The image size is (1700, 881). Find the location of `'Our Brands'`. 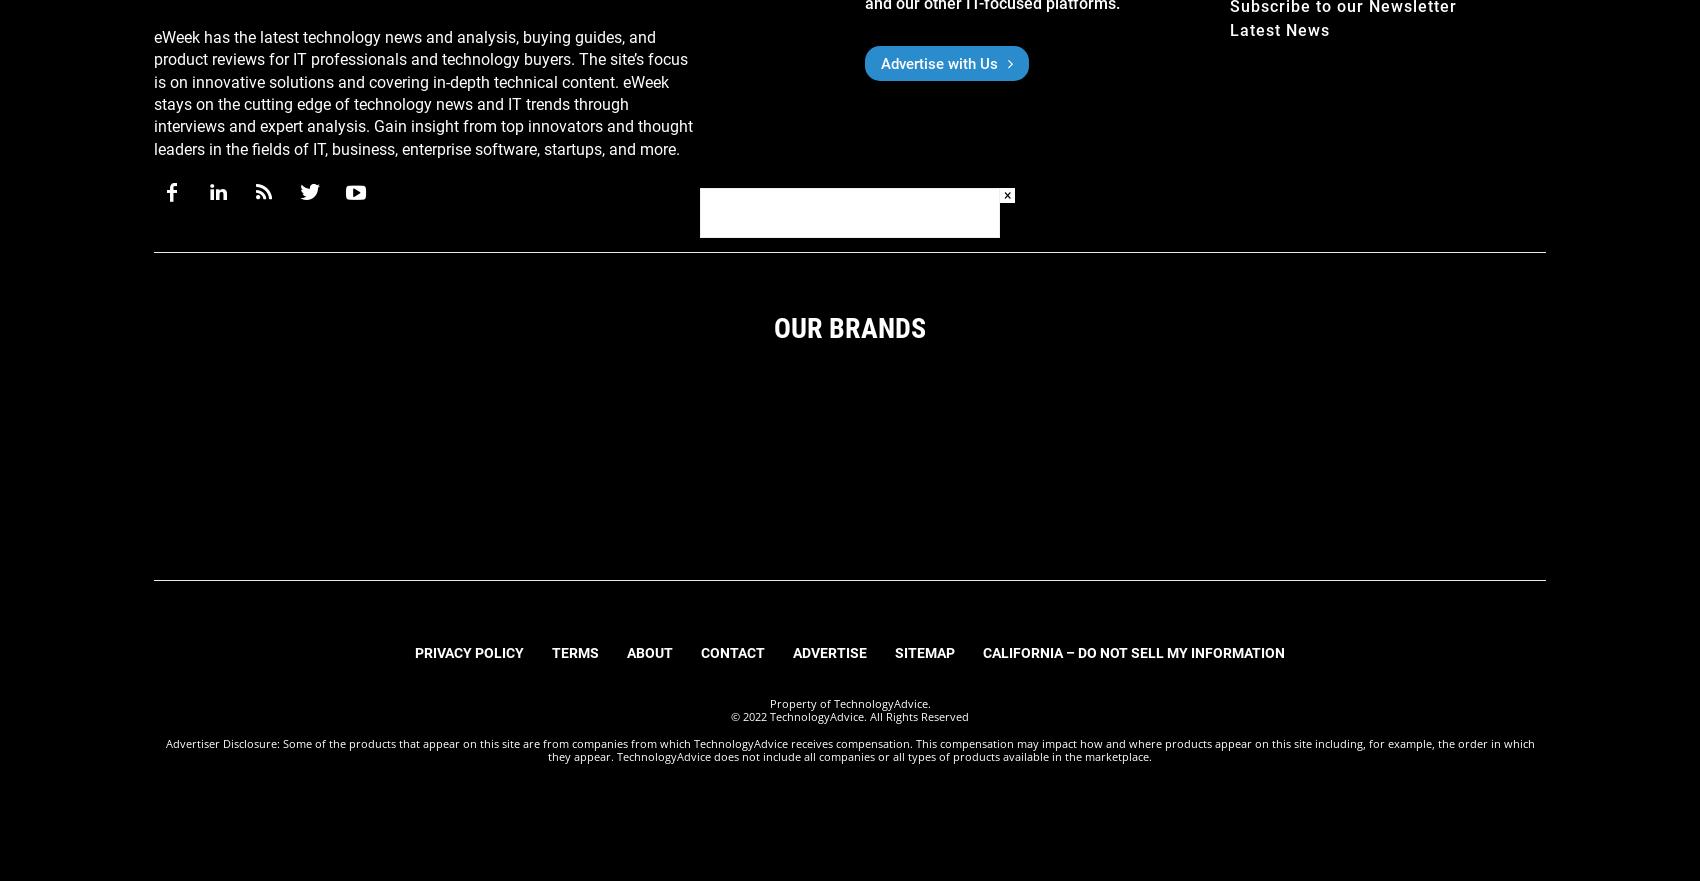

'Our Brands' is located at coordinates (773, 328).